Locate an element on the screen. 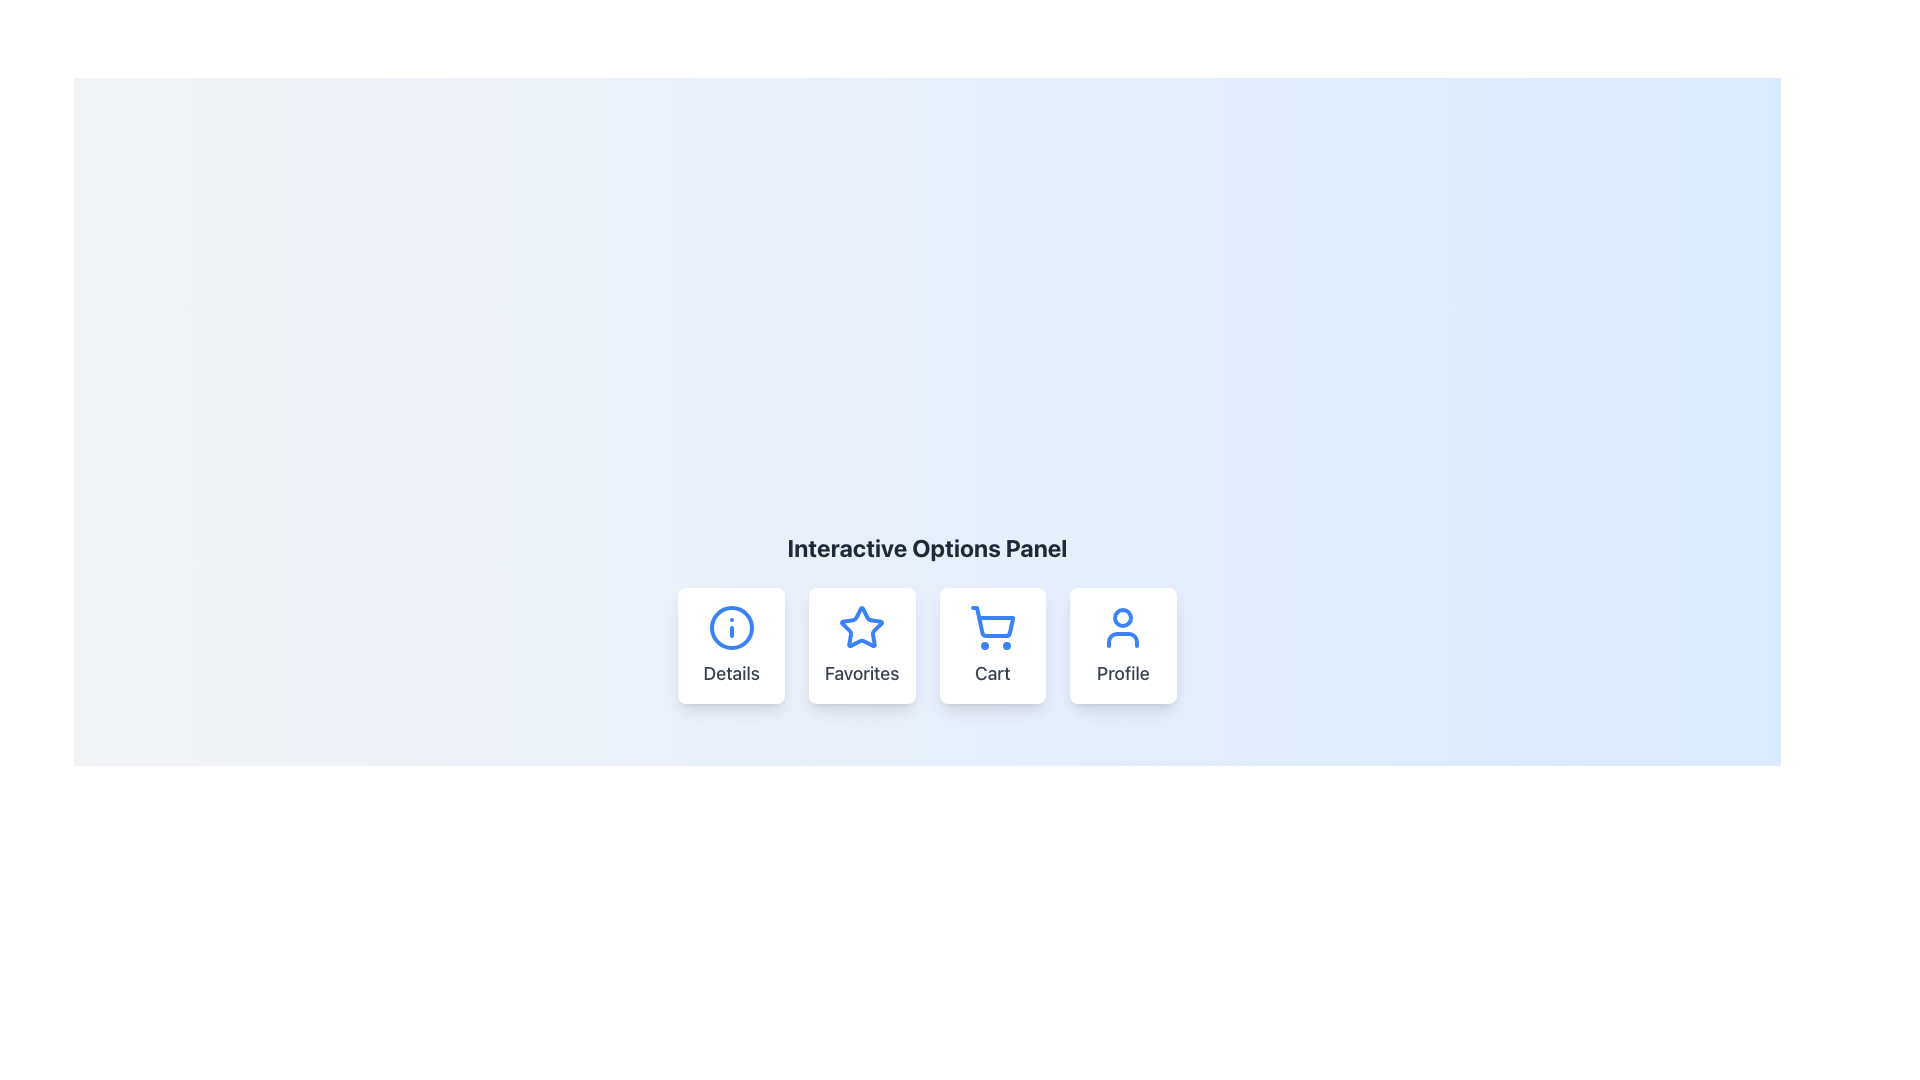  the 'Favorites' icon, which is represented by a star icon located at the center of the 'Favorites' card is located at coordinates (862, 627).